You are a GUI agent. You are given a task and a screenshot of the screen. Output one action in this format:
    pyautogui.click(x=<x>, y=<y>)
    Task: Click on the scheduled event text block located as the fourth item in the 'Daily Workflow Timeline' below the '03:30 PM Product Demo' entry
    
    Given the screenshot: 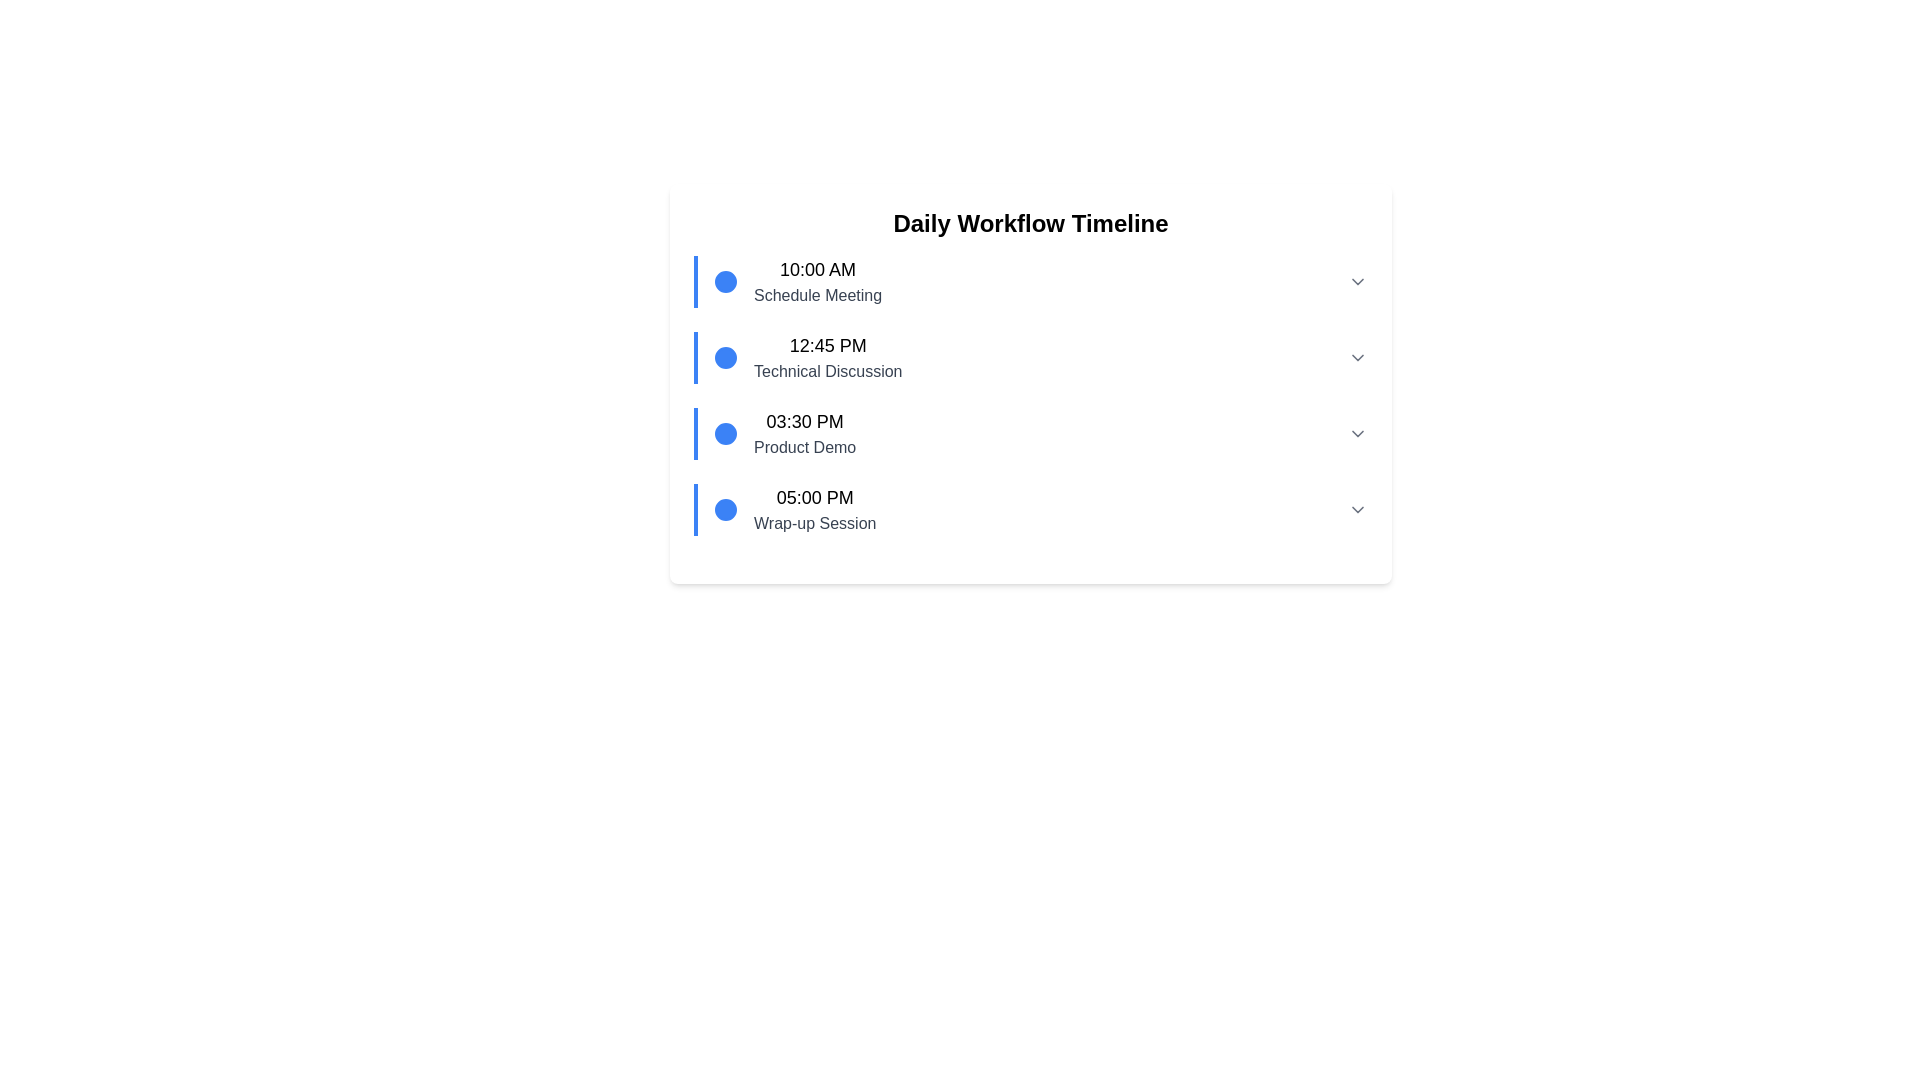 What is the action you would take?
    pyautogui.click(x=815, y=508)
    